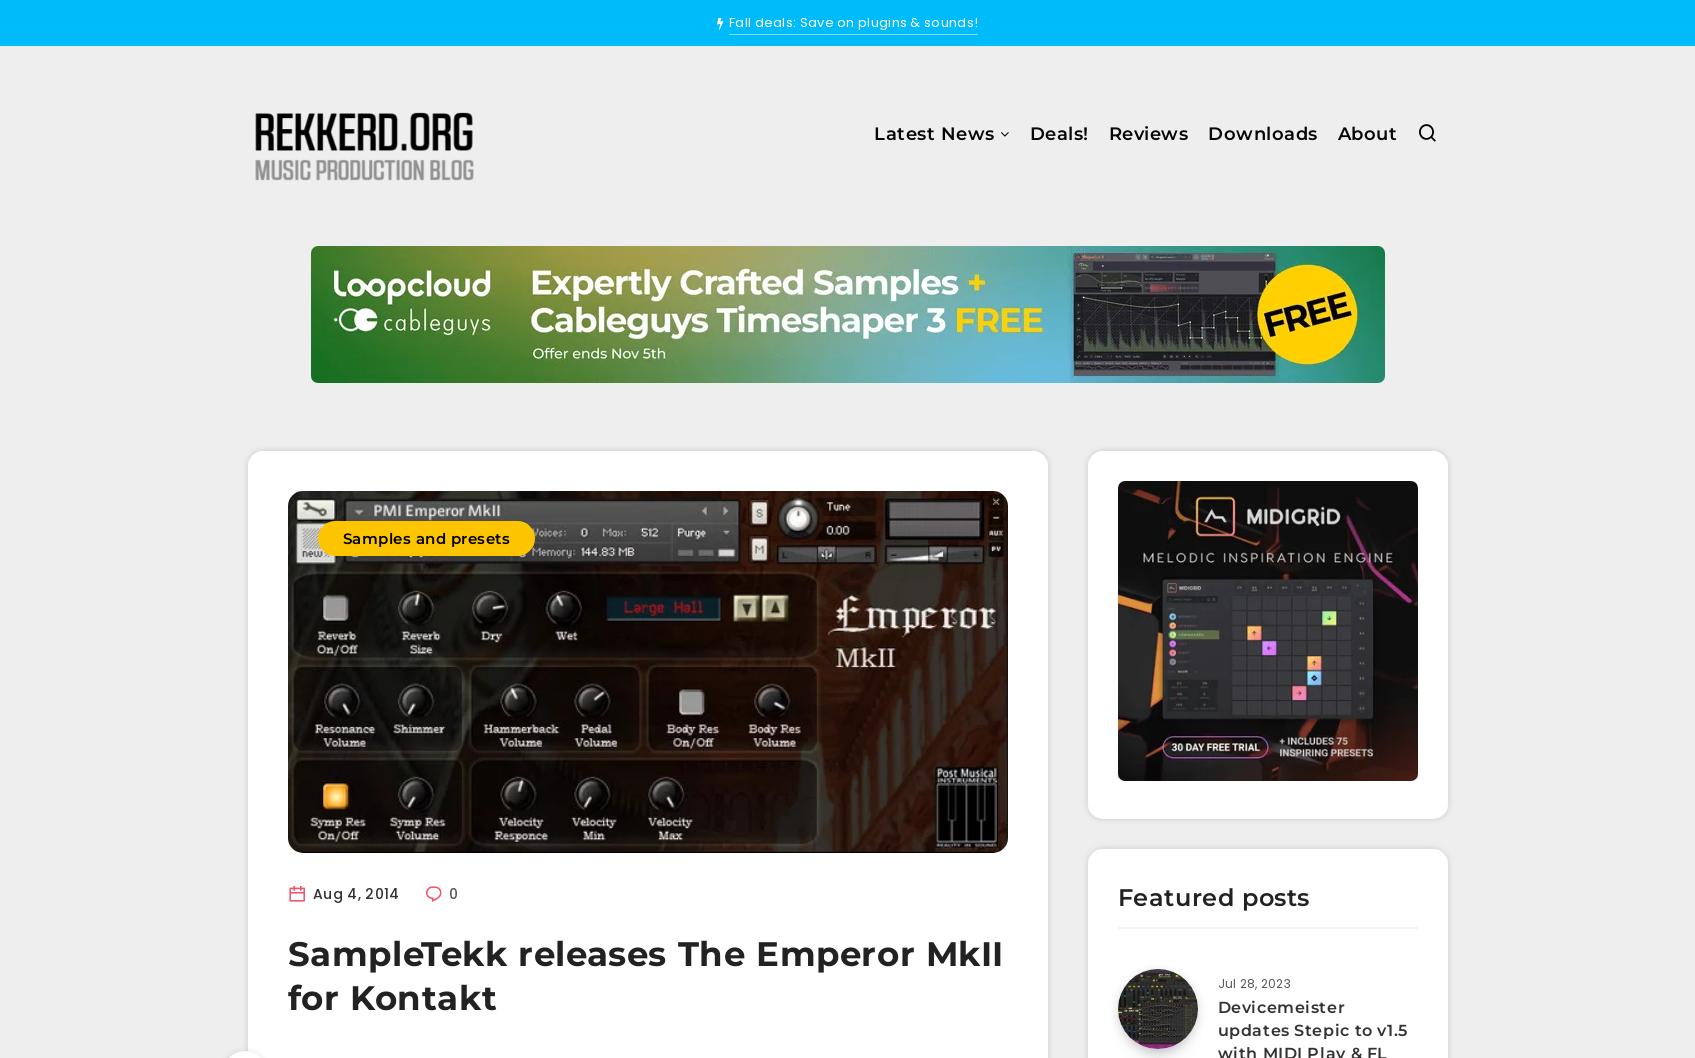  Describe the element at coordinates (864, 311) in the screenshot. I see `'Samples and Presets'` at that location.